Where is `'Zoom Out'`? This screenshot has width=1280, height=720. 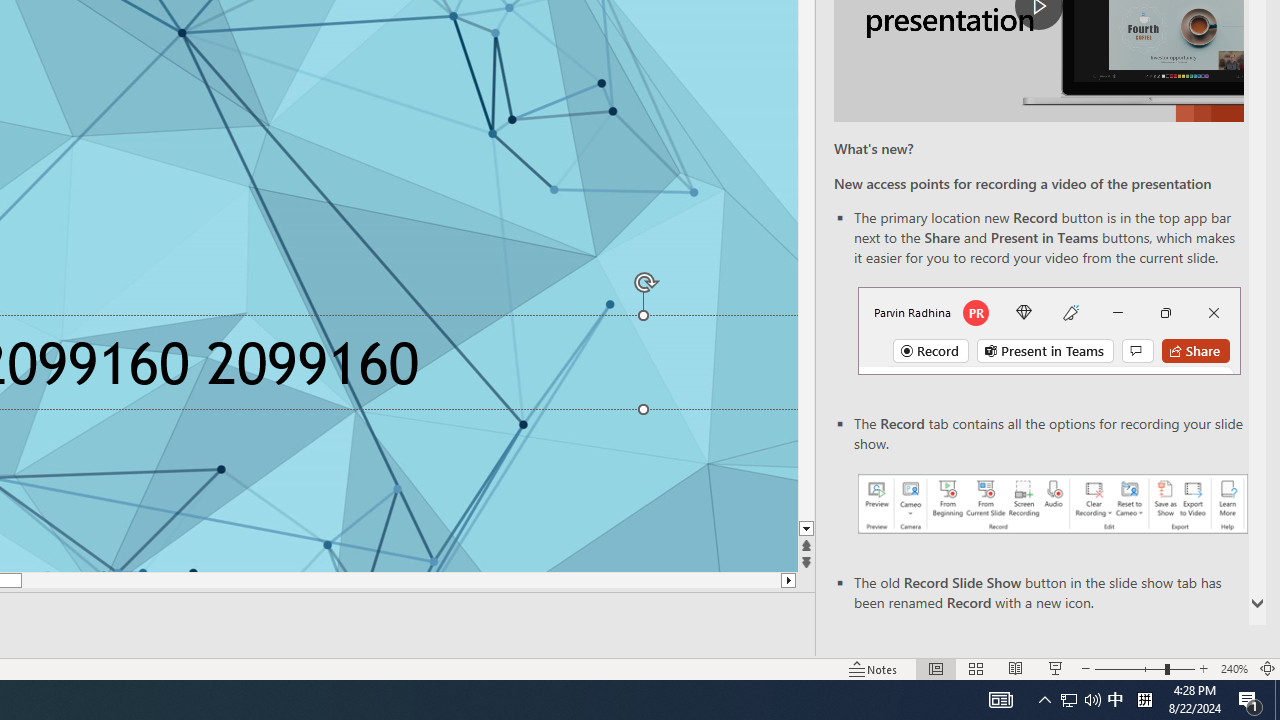
'Zoom Out' is located at coordinates (1129, 669).